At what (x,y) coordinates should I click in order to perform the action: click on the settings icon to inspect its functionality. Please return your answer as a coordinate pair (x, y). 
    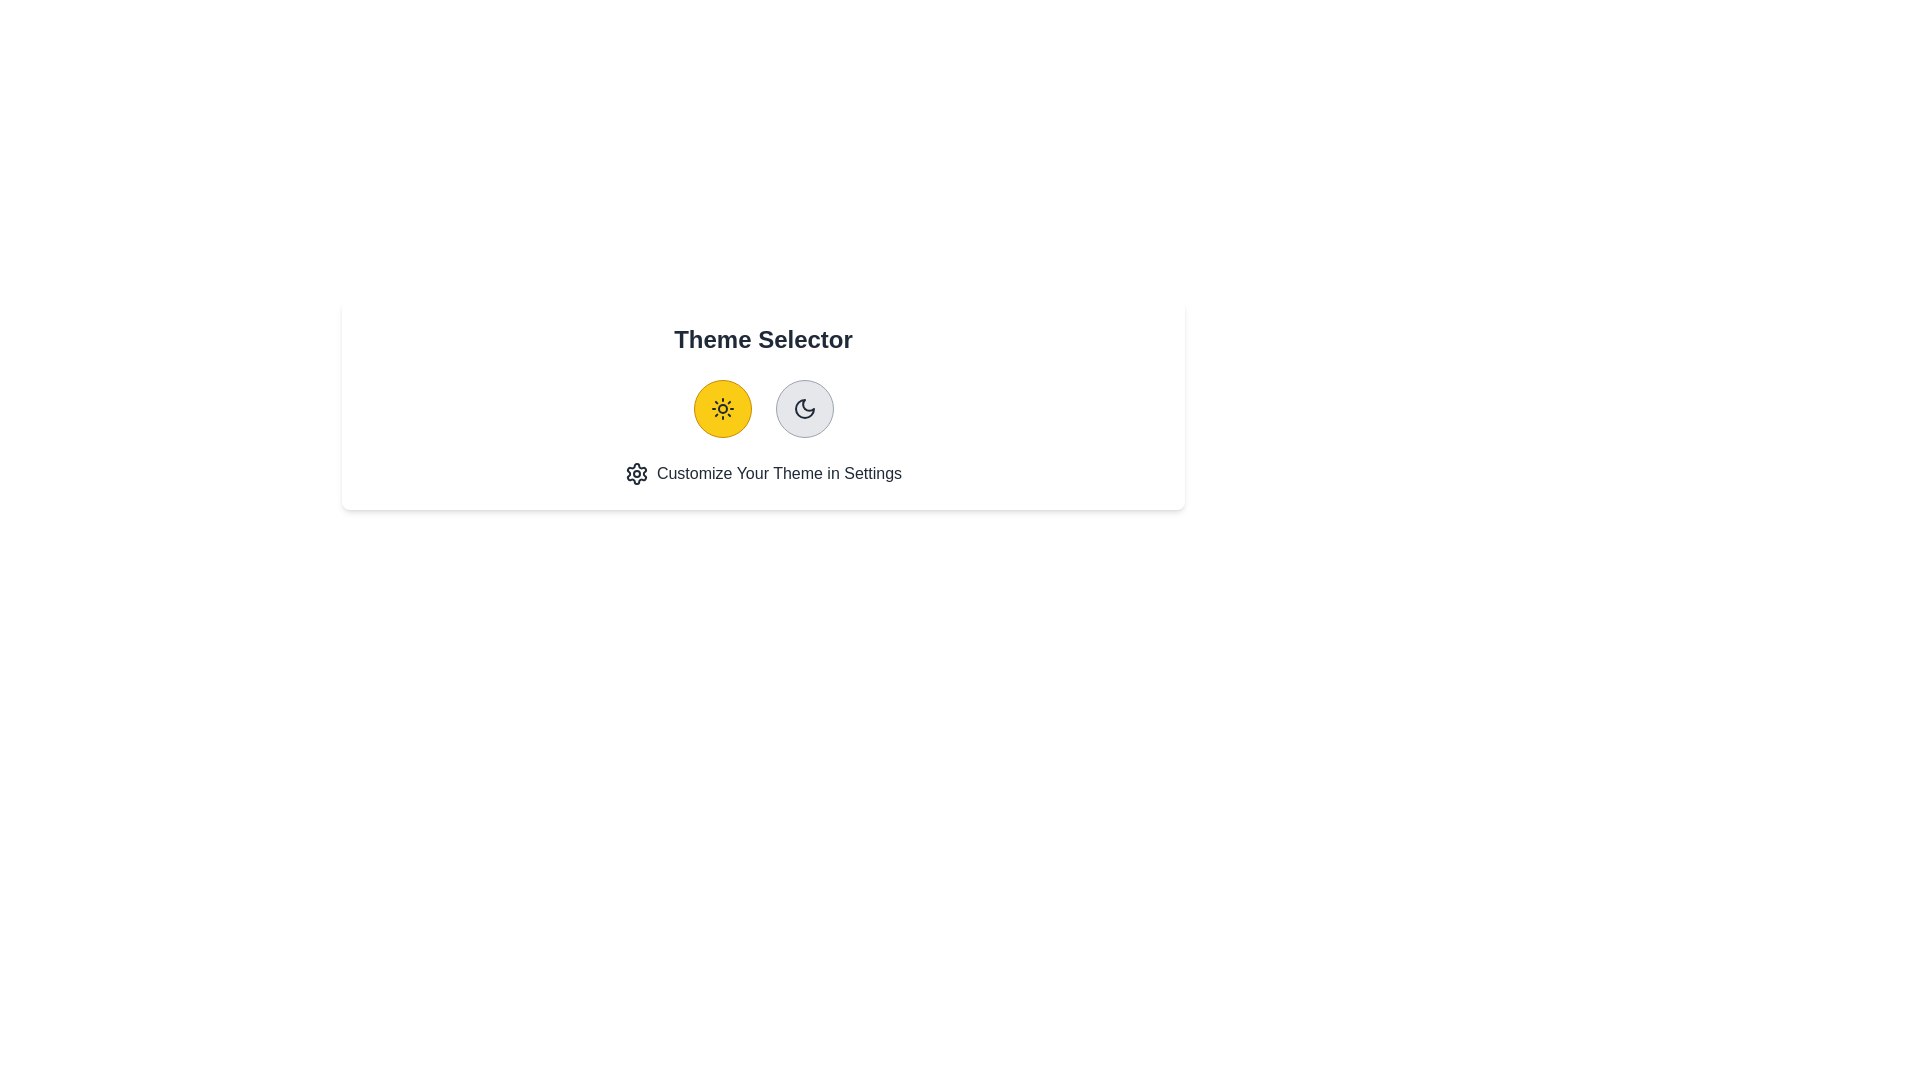
    Looking at the image, I should click on (635, 474).